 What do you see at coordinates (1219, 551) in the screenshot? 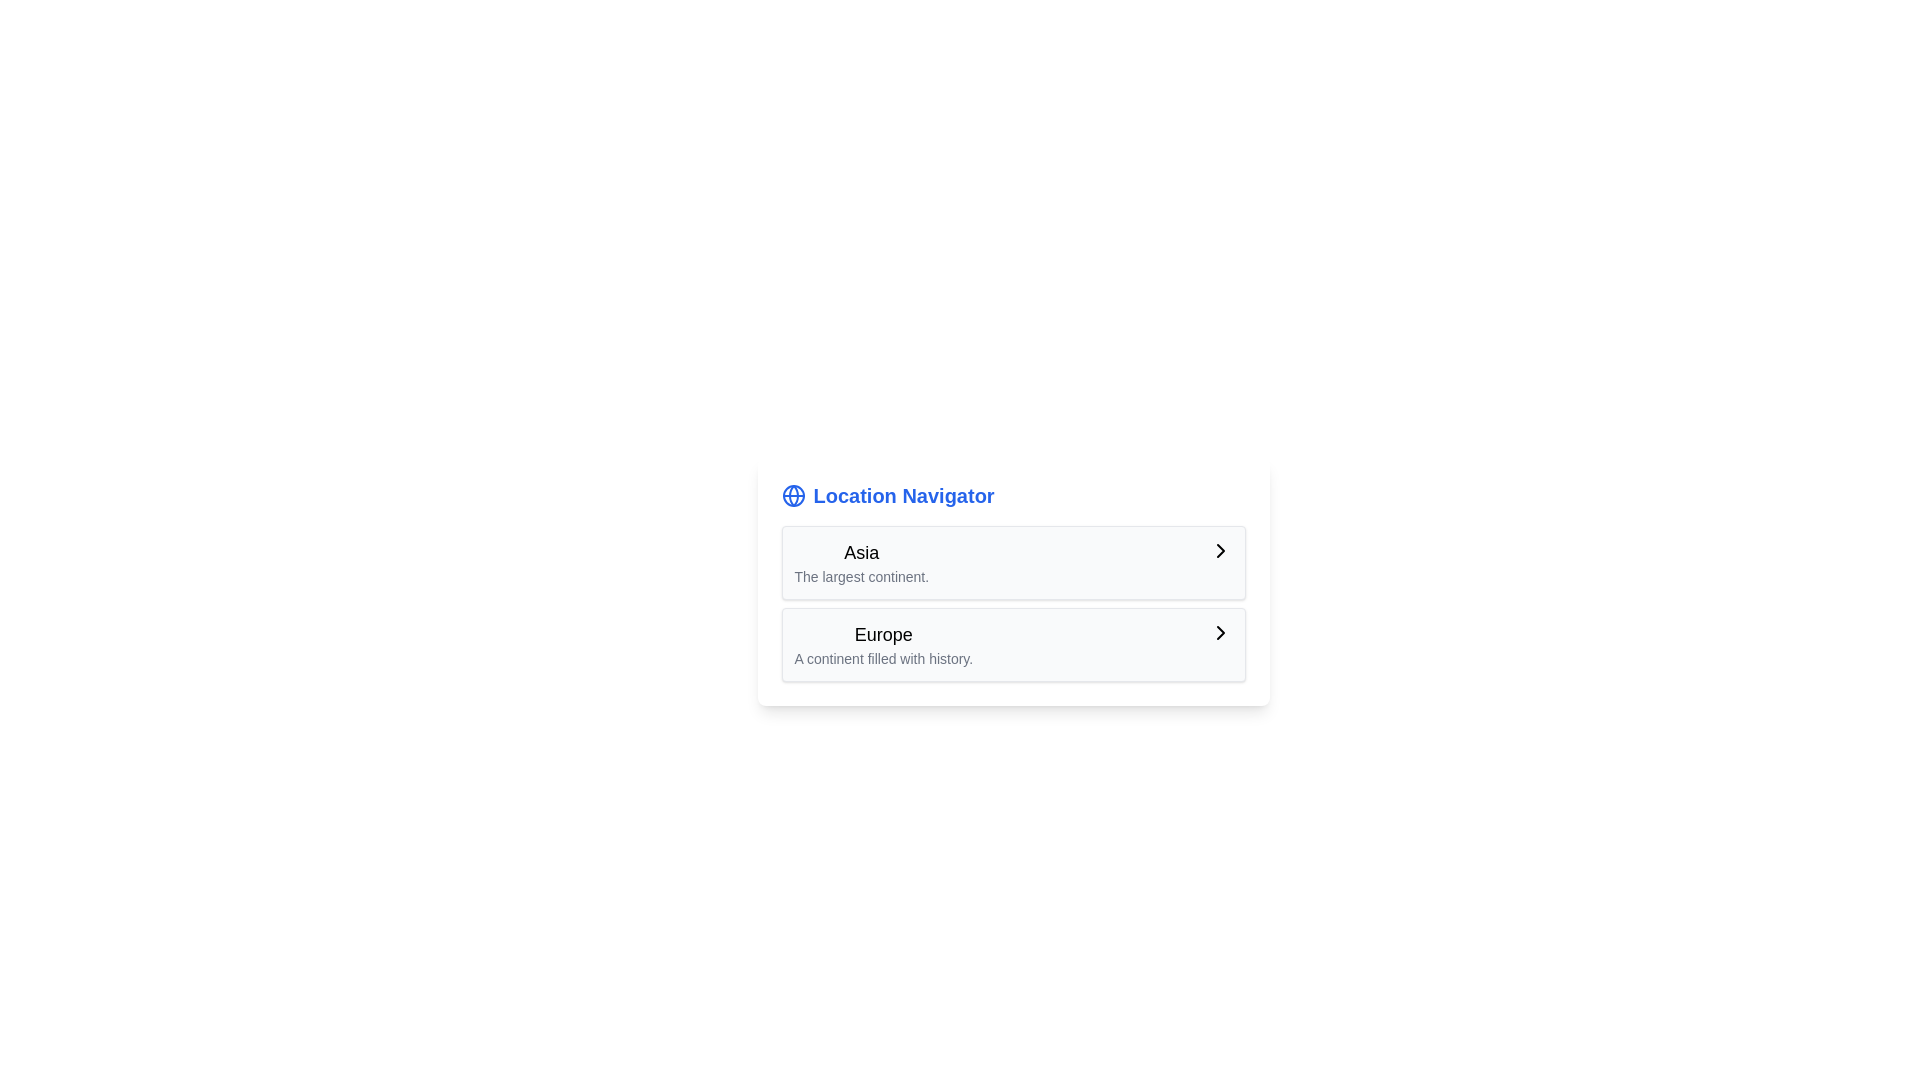
I see `the right-facing chevron arrow icon located within the 'Asia' card` at bounding box center [1219, 551].